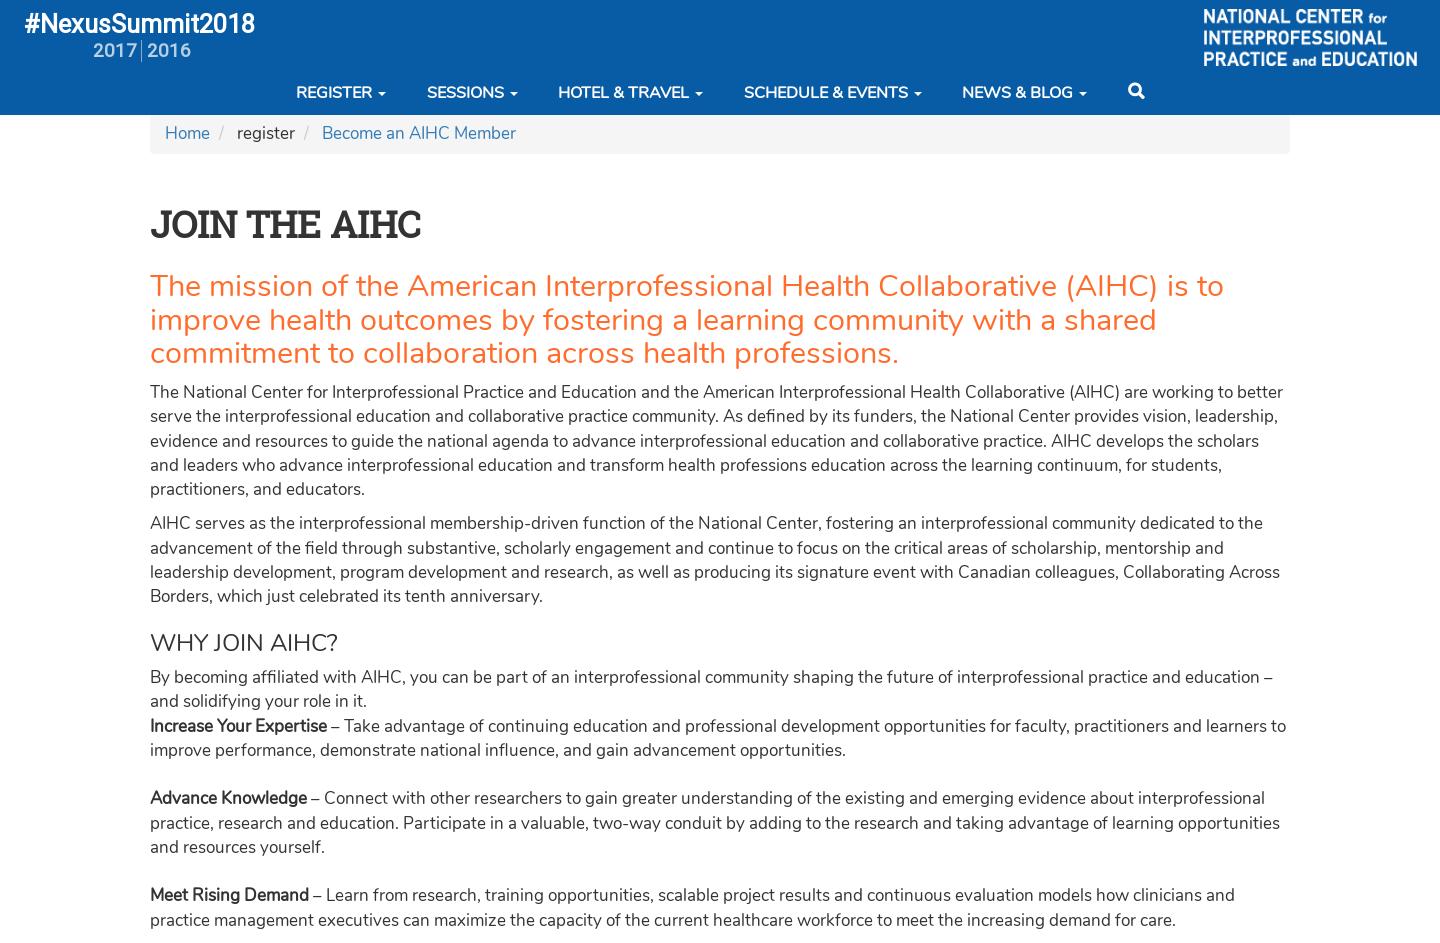 This screenshot has height=943, width=1440. I want to click on '– Learn from research, training opportunities, scalable project results and continuous evaluation models how clinicians and practice management executives can maximize the capacity of the current healthcare workforce to meet the increasing demand for care.', so click(692, 906).